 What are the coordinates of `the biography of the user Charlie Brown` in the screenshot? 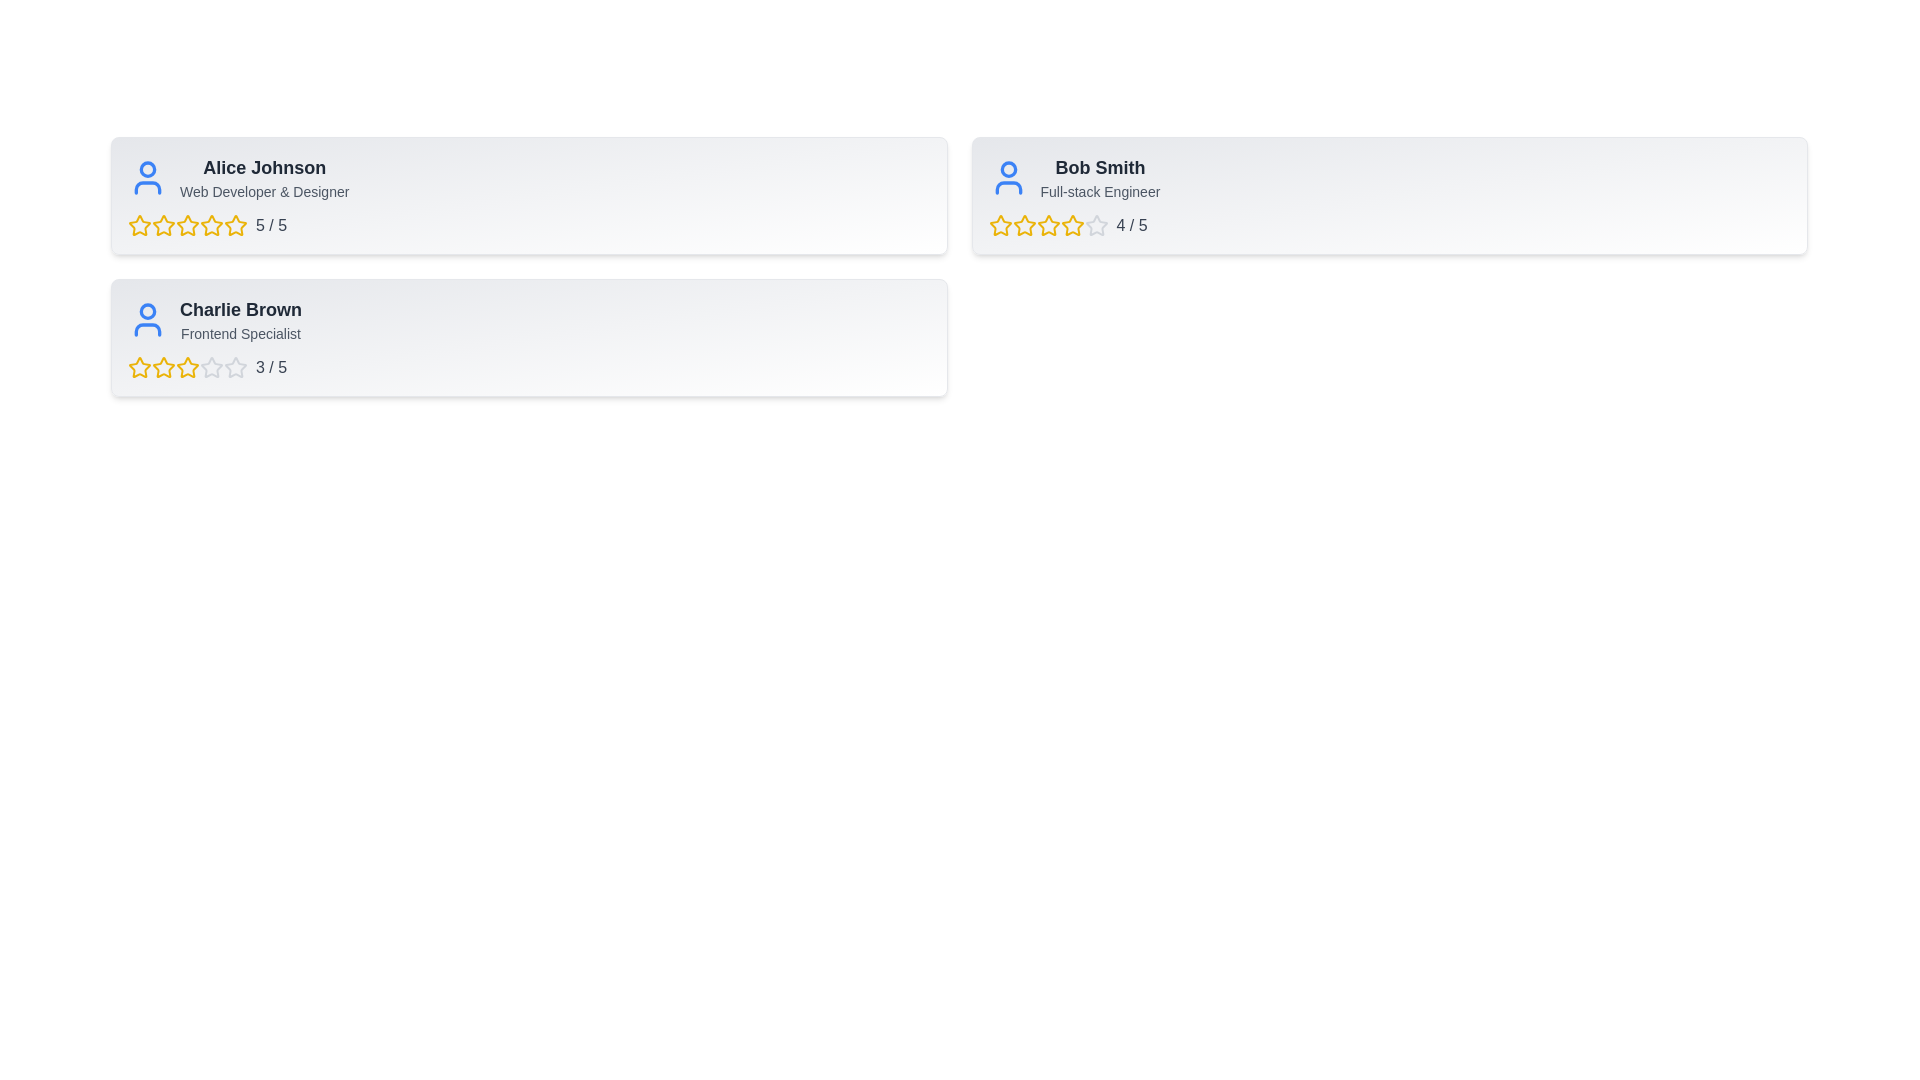 It's located at (240, 333).